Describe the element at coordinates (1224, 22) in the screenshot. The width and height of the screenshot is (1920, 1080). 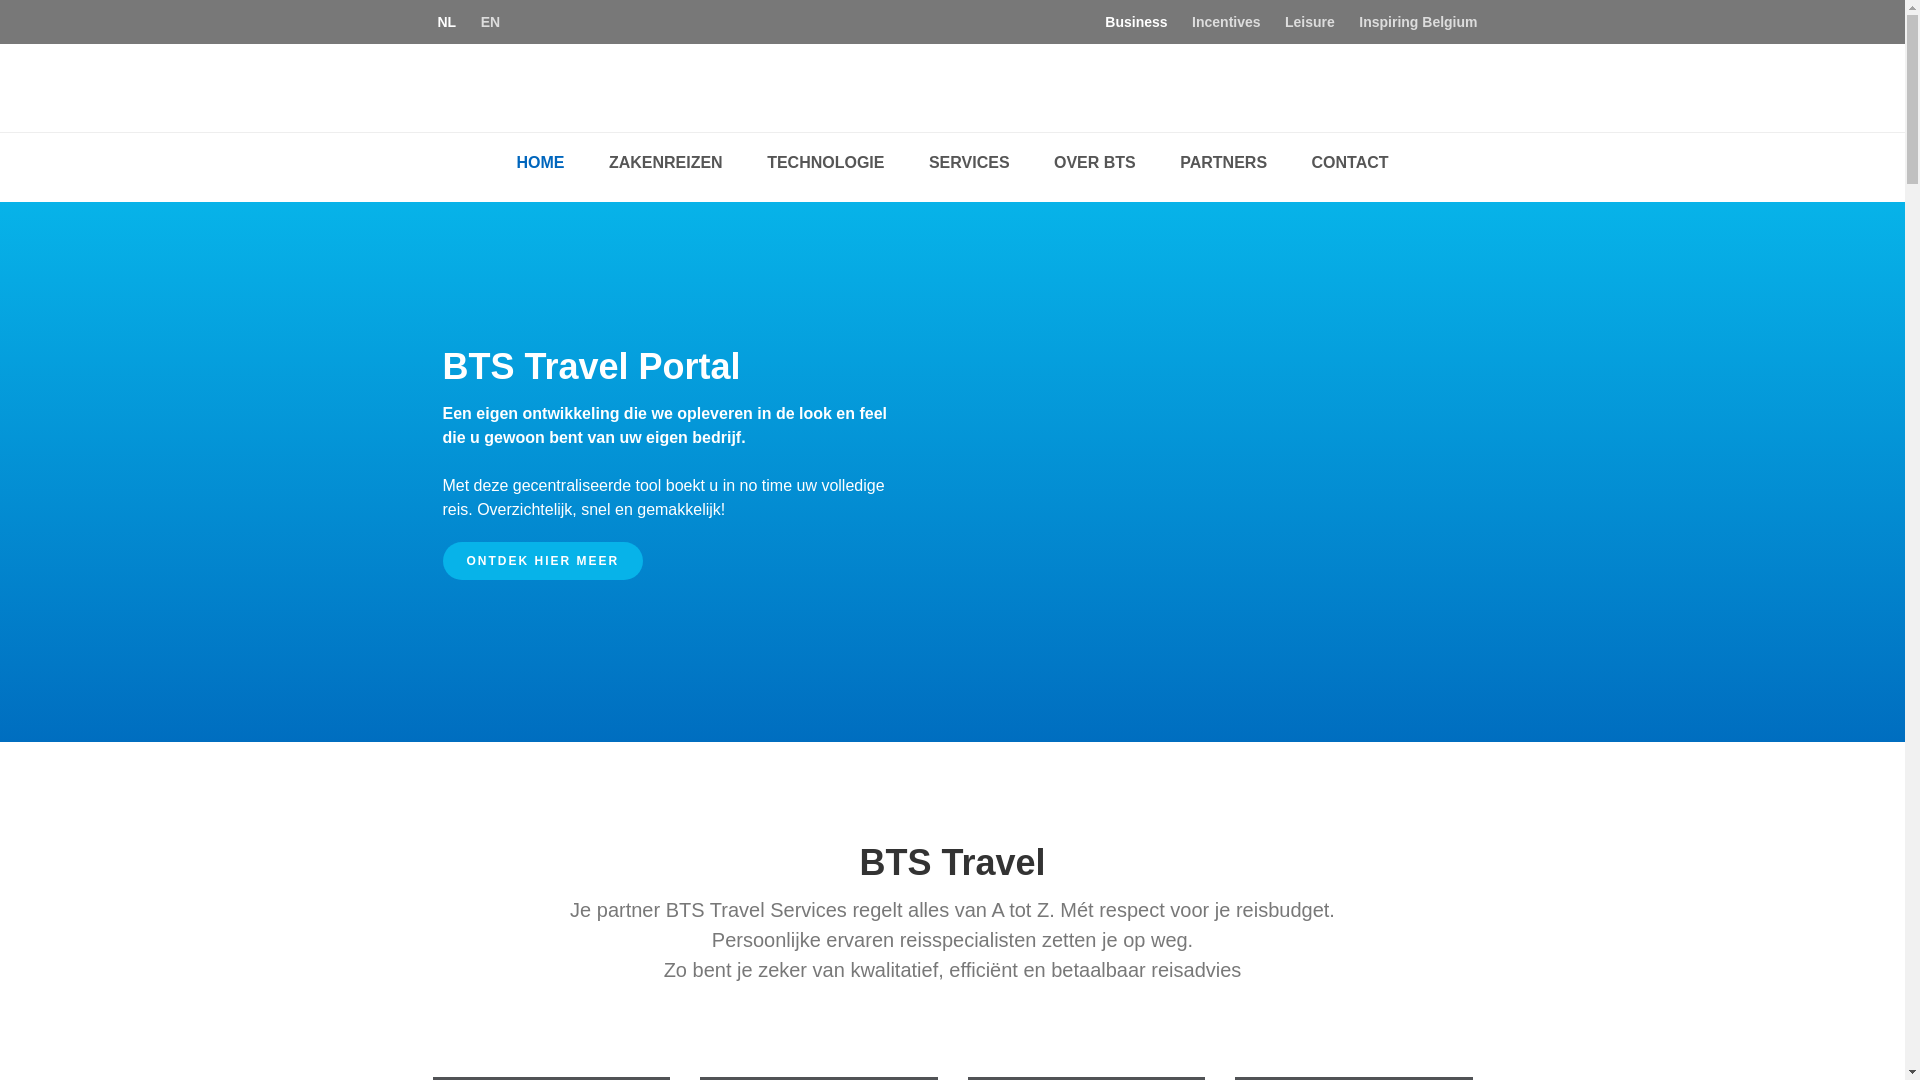
I see `'Incentives'` at that location.